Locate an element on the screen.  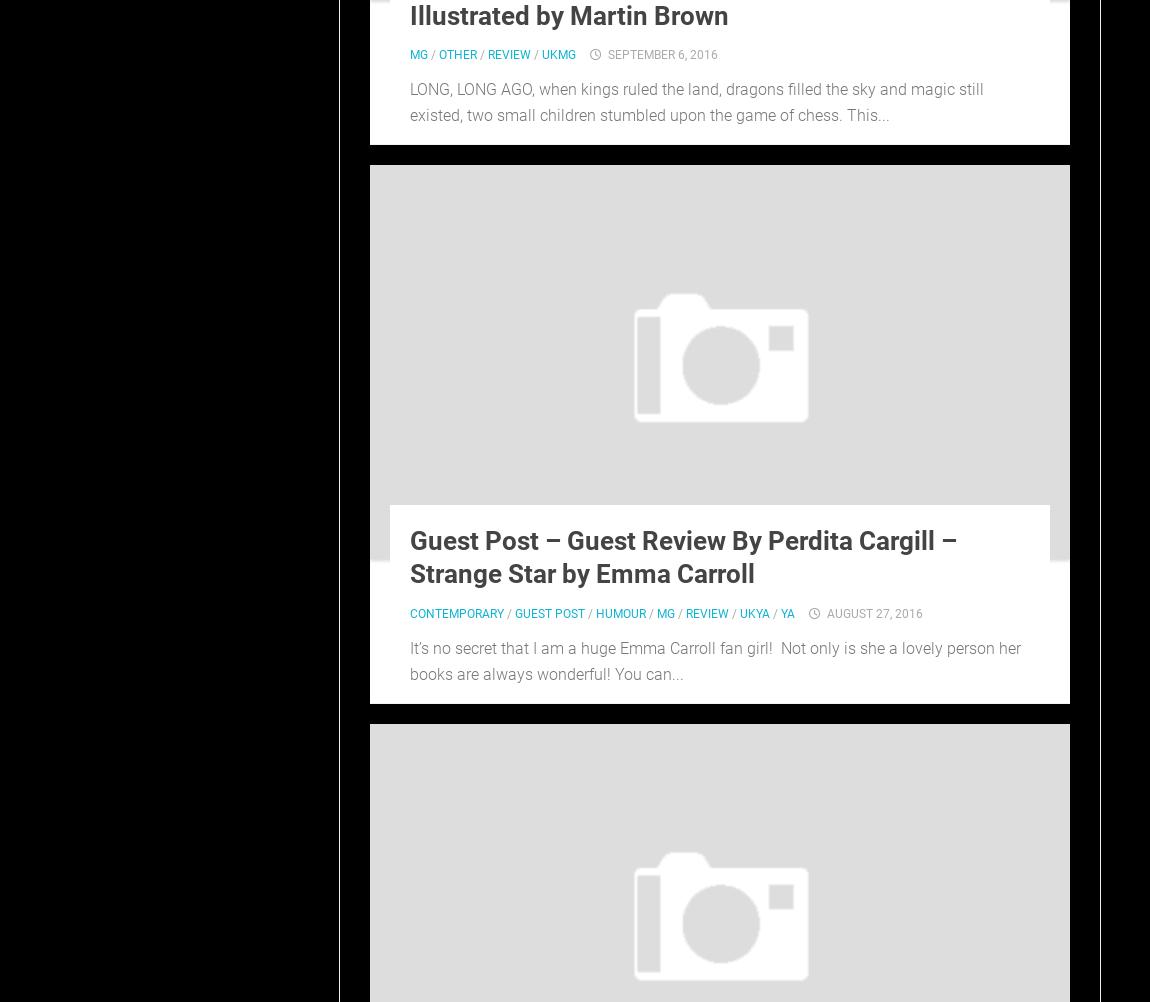
'Guest Post – Guest Review By Perdita Cargill – Strange Star by Emma Carroll' is located at coordinates (682, 557).